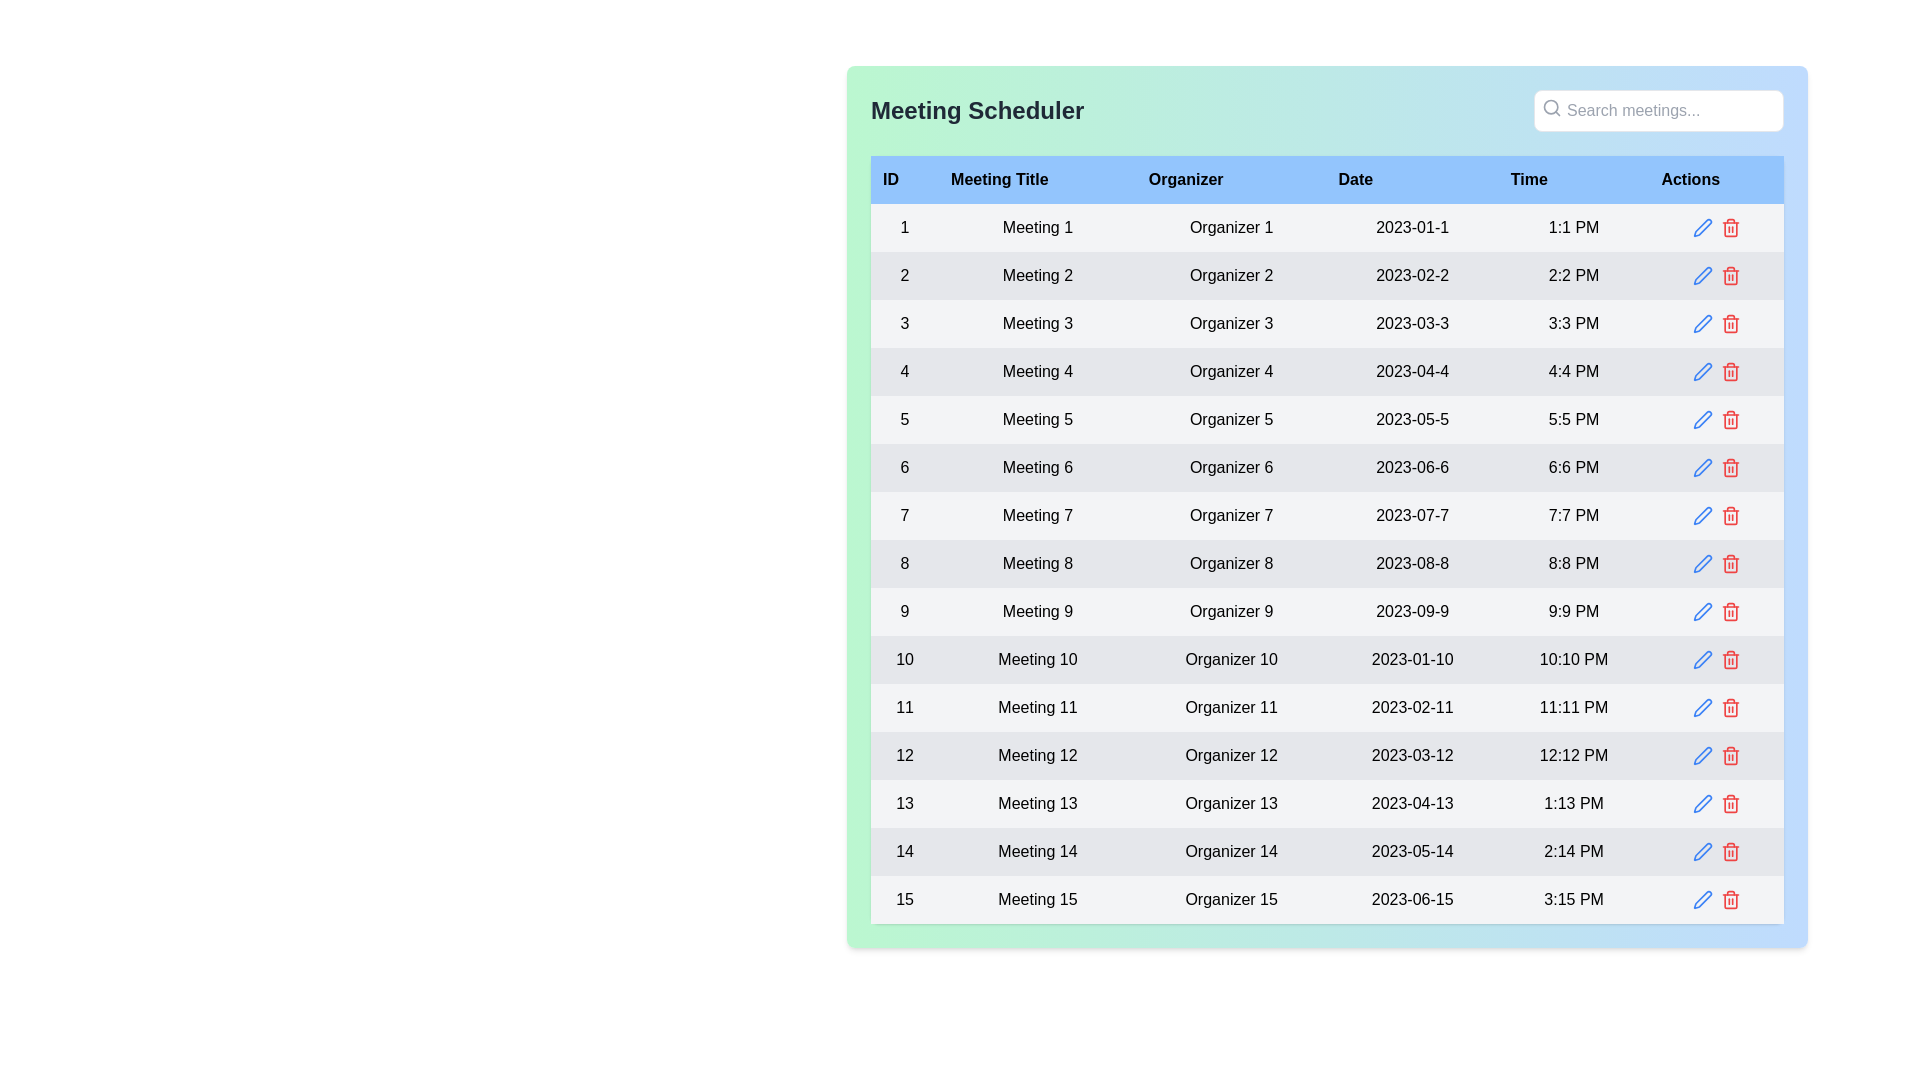 This screenshot has width=1920, height=1080. What do you see at coordinates (904, 802) in the screenshot?
I see `the table cell containing the number '13' in the ID column, which is the first cell of the thirteenth row, displaying bold black text on a light gray background` at bounding box center [904, 802].